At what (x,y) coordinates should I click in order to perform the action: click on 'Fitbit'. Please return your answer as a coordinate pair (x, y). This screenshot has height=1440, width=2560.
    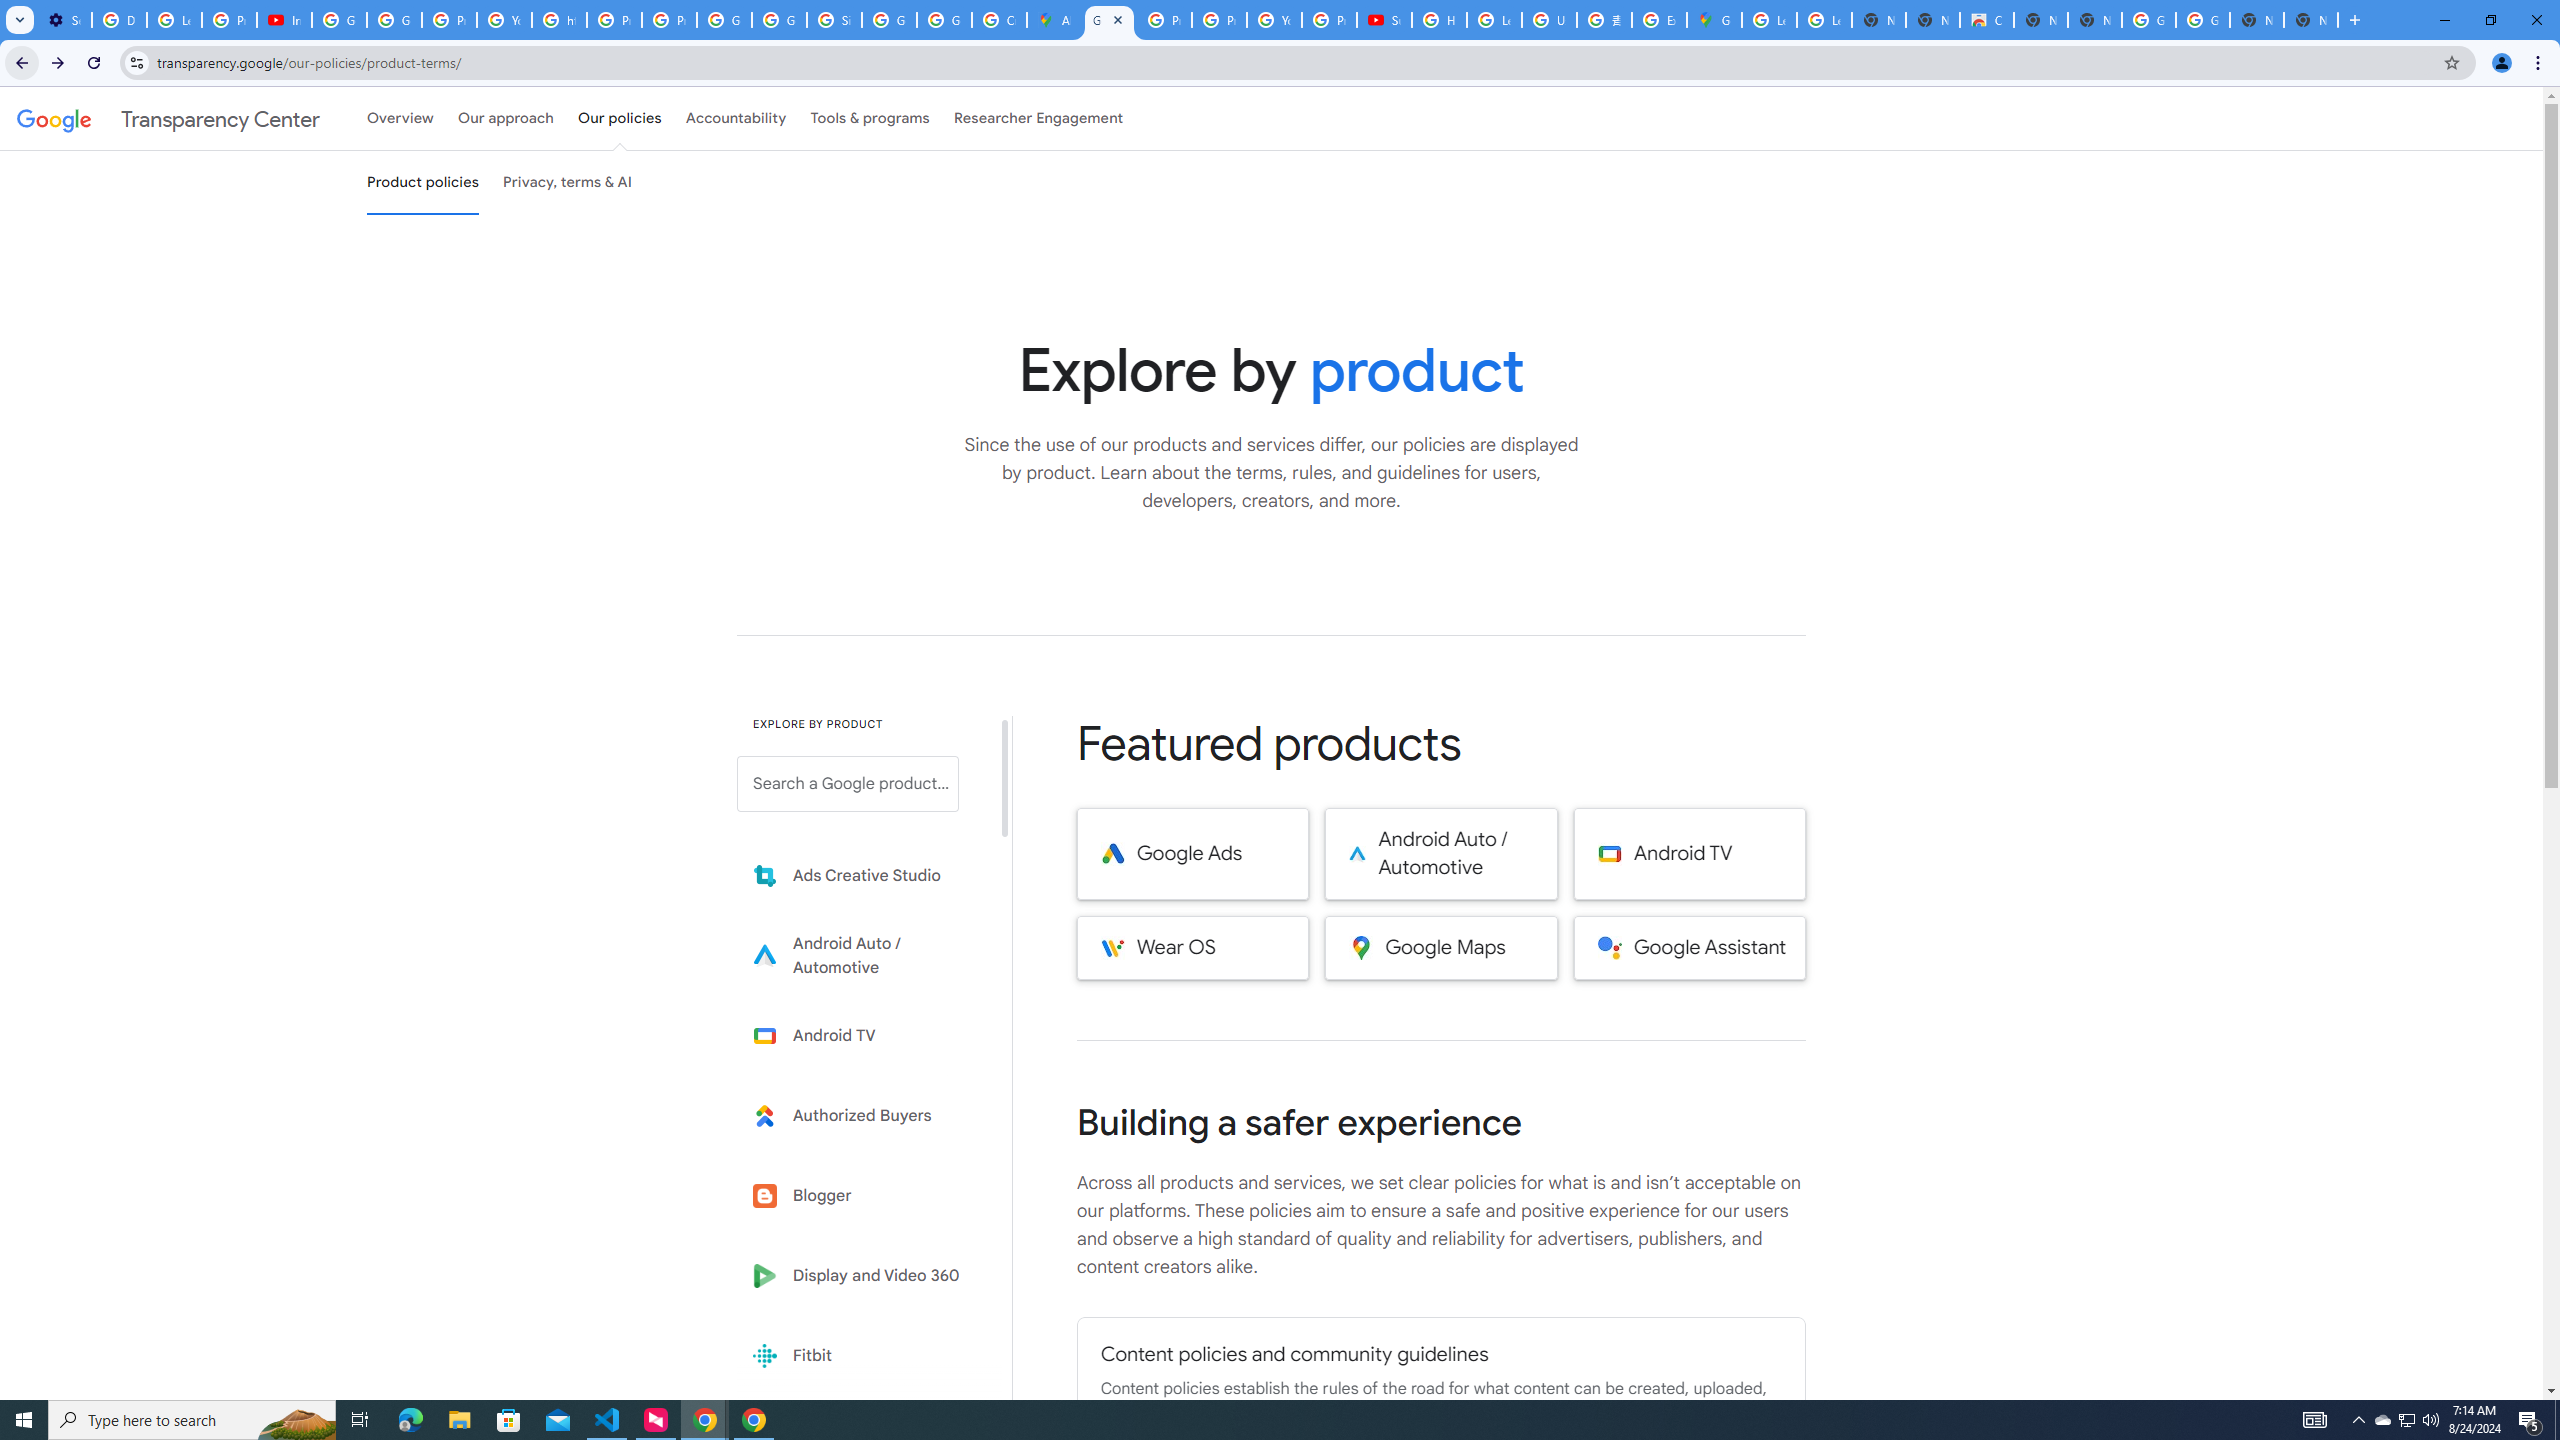
    Looking at the image, I should click on (861, 1355).